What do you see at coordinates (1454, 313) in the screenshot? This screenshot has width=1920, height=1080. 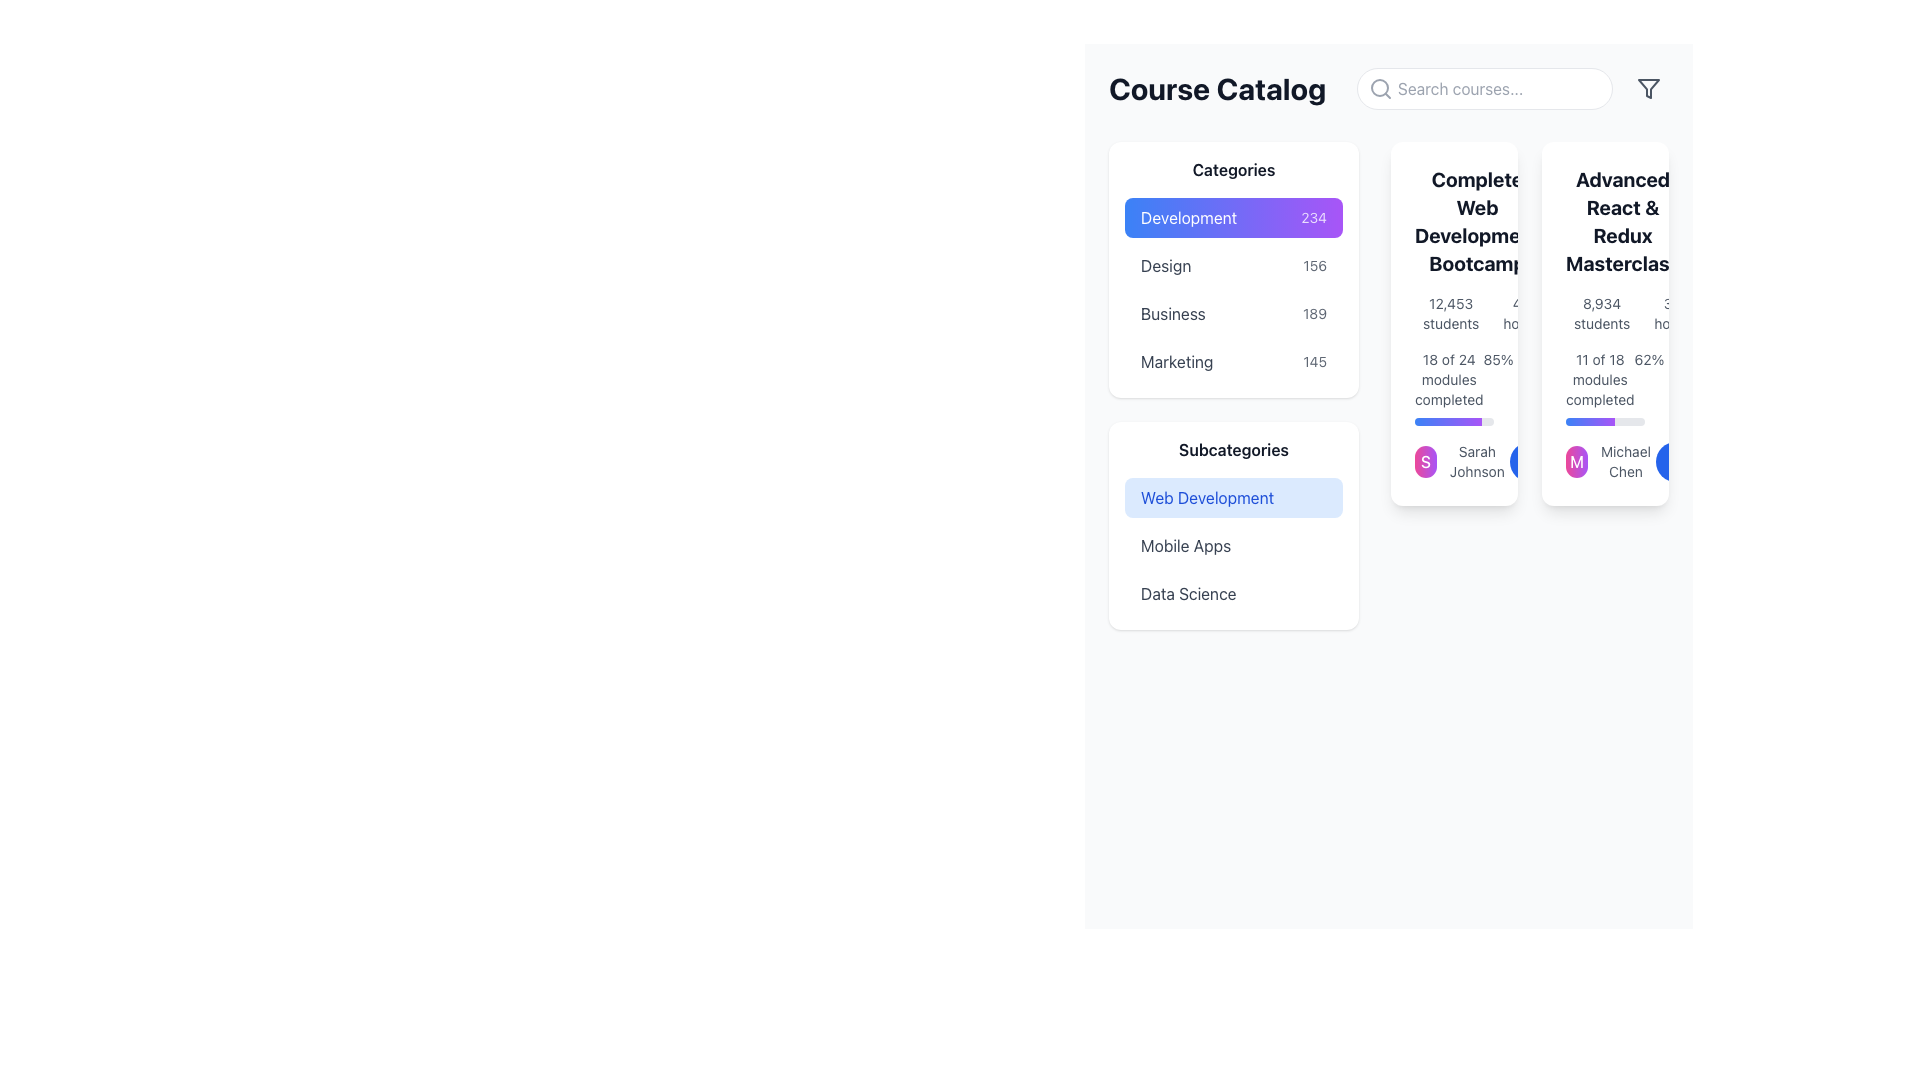 I see `text value of the statistical indicator for the number of students enrolled in the 'Complete Web Development Bootcamp' card, located below the course title and next to the displayed duration` at bounding box center [1454, 313].